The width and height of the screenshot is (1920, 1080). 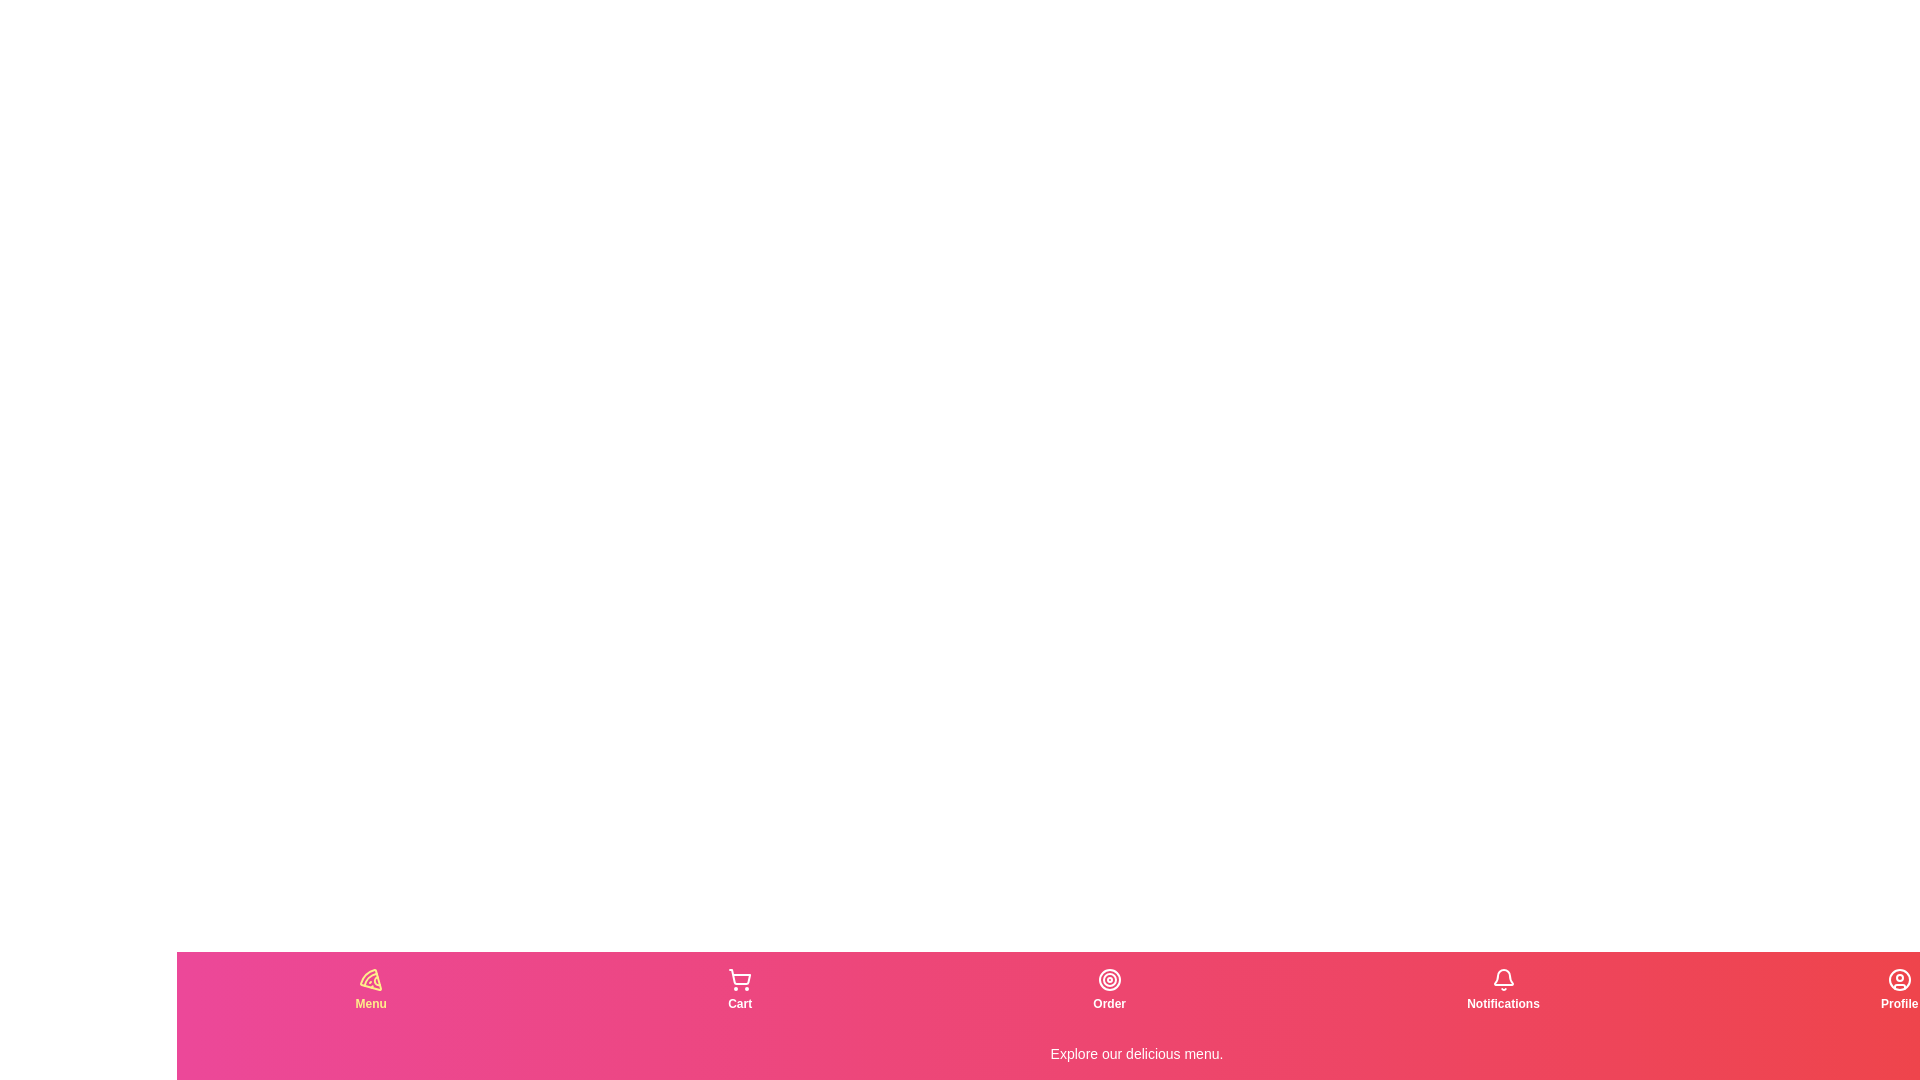 I want to click on the tab corresponding to Notifications, so click(x=1502, y=990).